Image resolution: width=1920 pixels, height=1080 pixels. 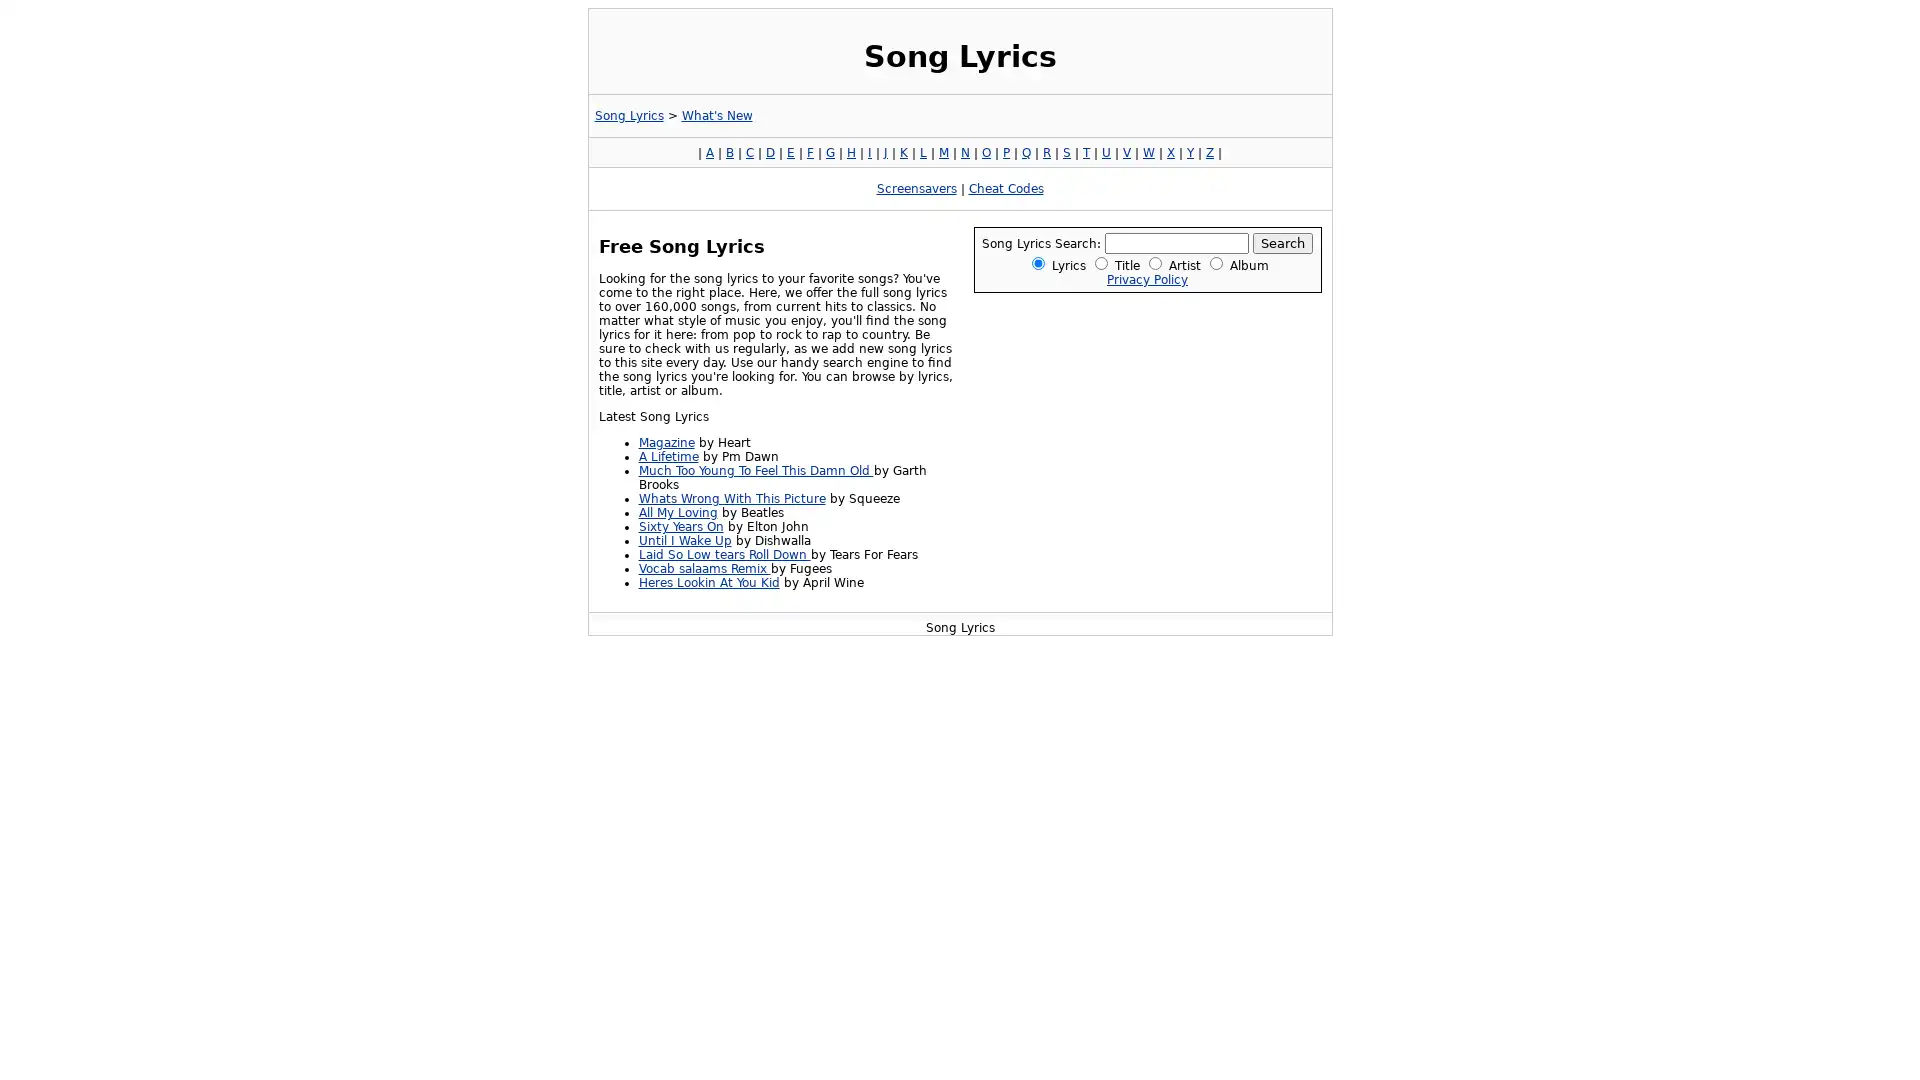 I want to click on Search, so click(x=1282, y=241).